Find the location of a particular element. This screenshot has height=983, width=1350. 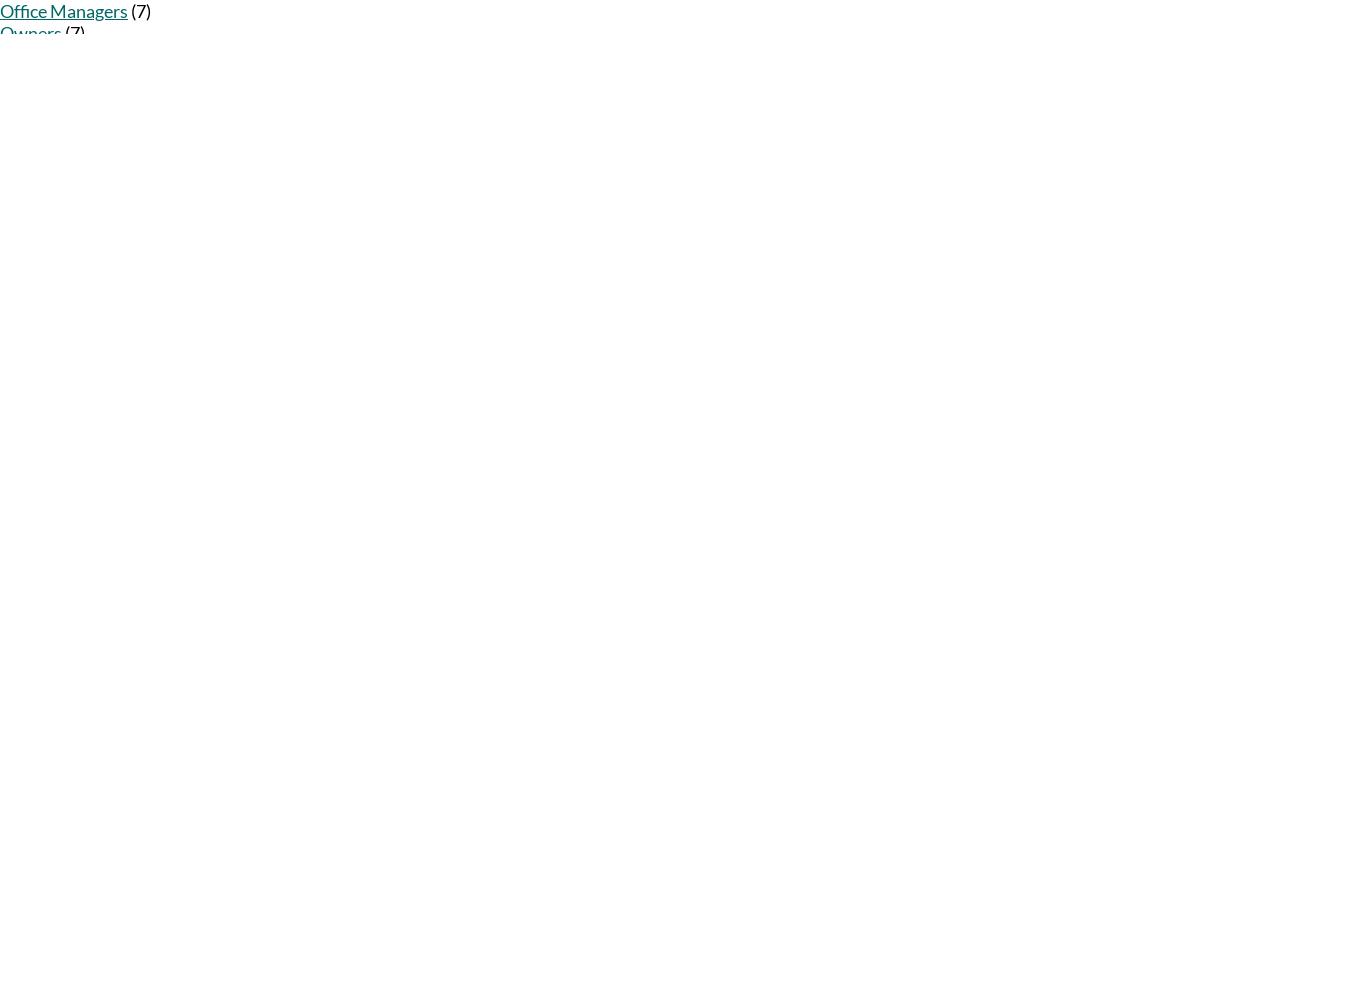

'About Us' is located at coordinates (26, 301).